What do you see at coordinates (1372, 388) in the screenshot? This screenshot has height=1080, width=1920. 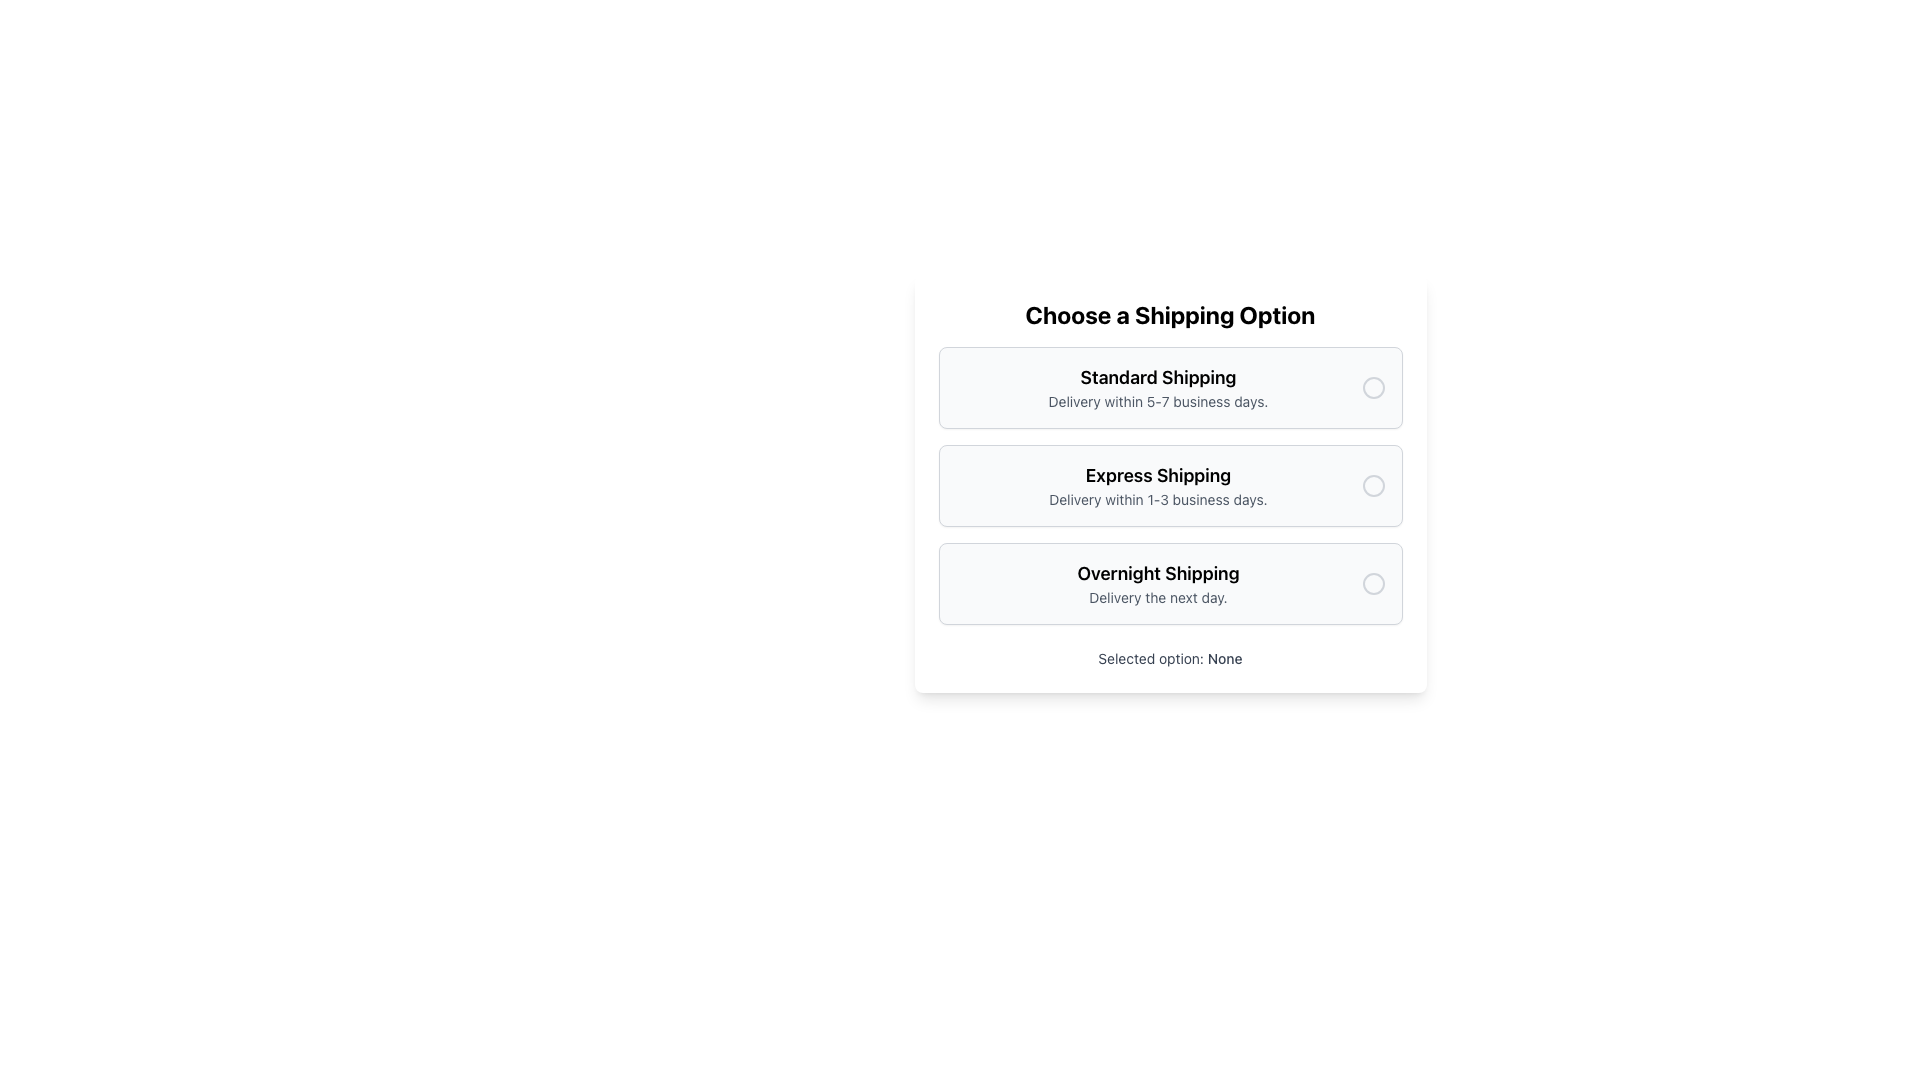 I see `the radio button indicator for the 'Standard Shipping' option` at bounding box center [1372, 388].